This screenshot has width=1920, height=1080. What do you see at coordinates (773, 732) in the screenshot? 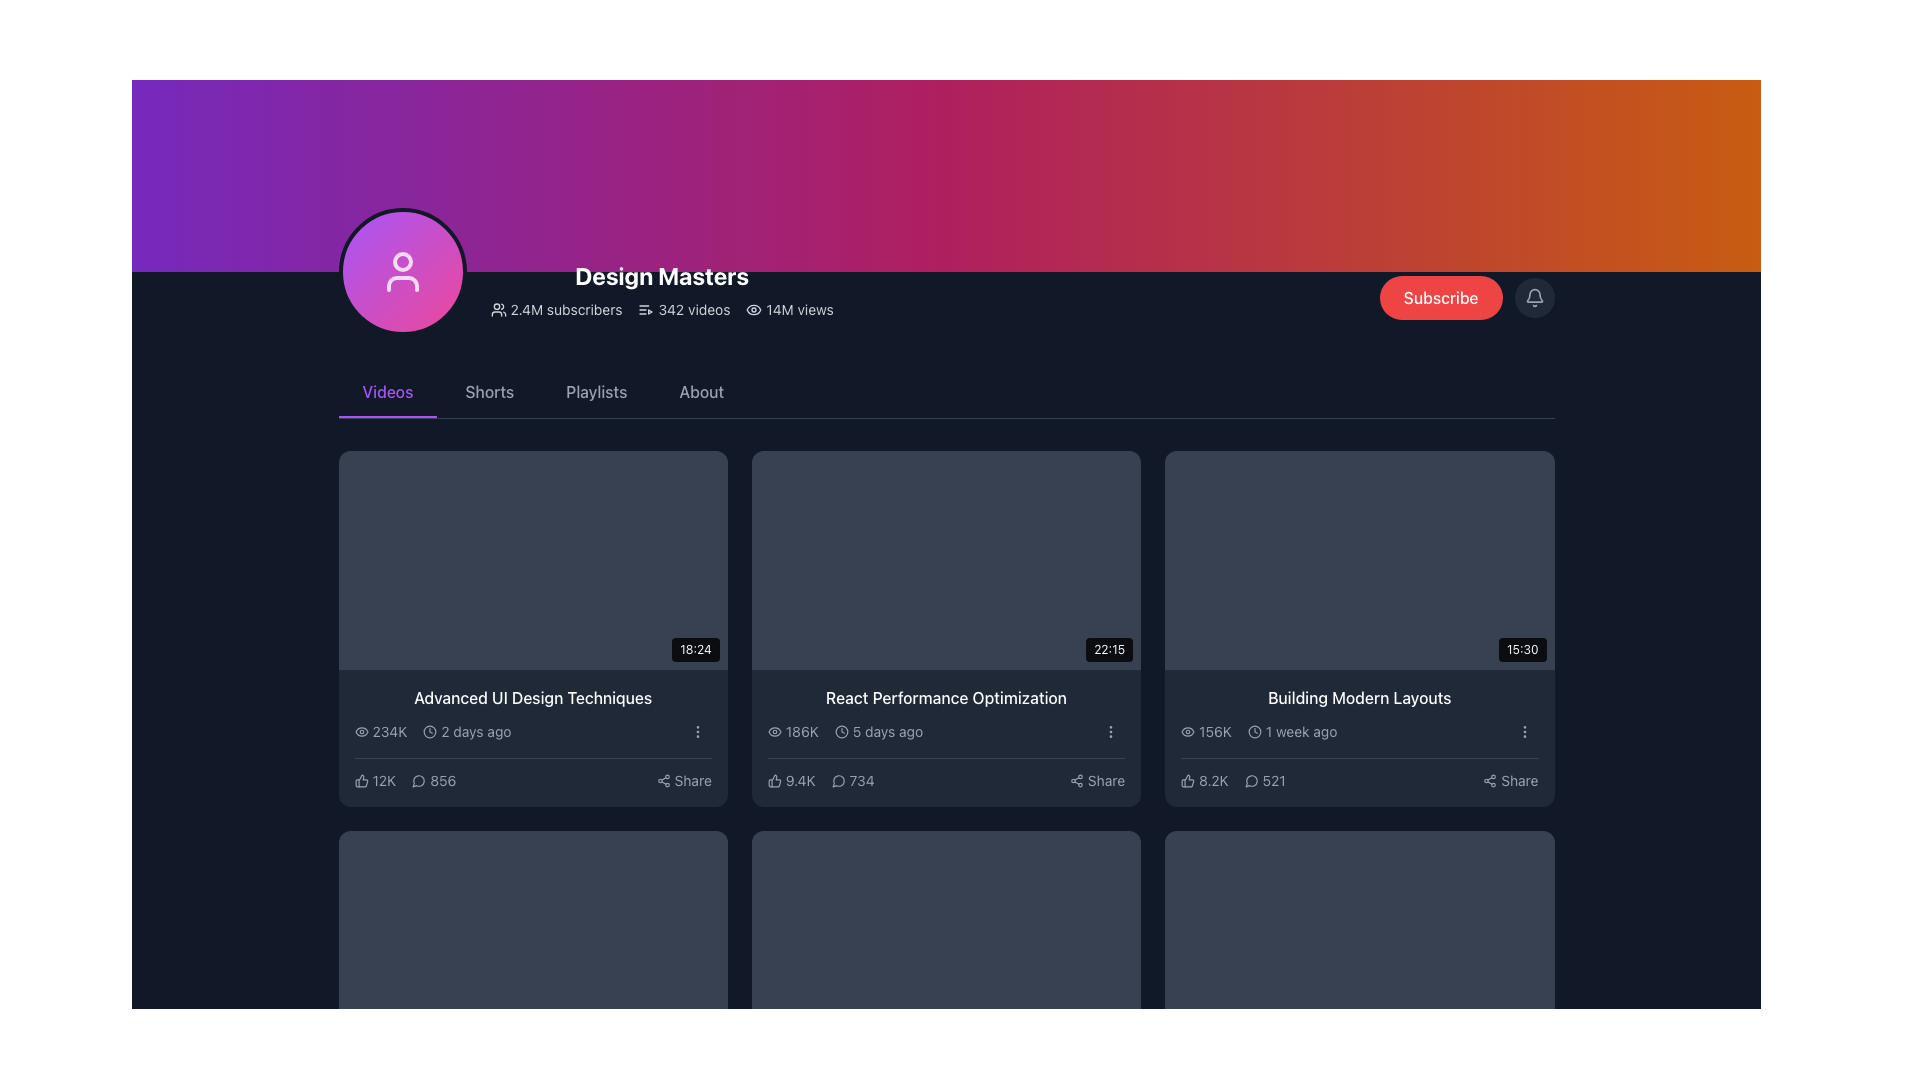
I see `the video views icon located below the title 'React Performance Optimization' in the second video card of the video grid, adjacent to the number '186K'` at bounding box center [773, 732].